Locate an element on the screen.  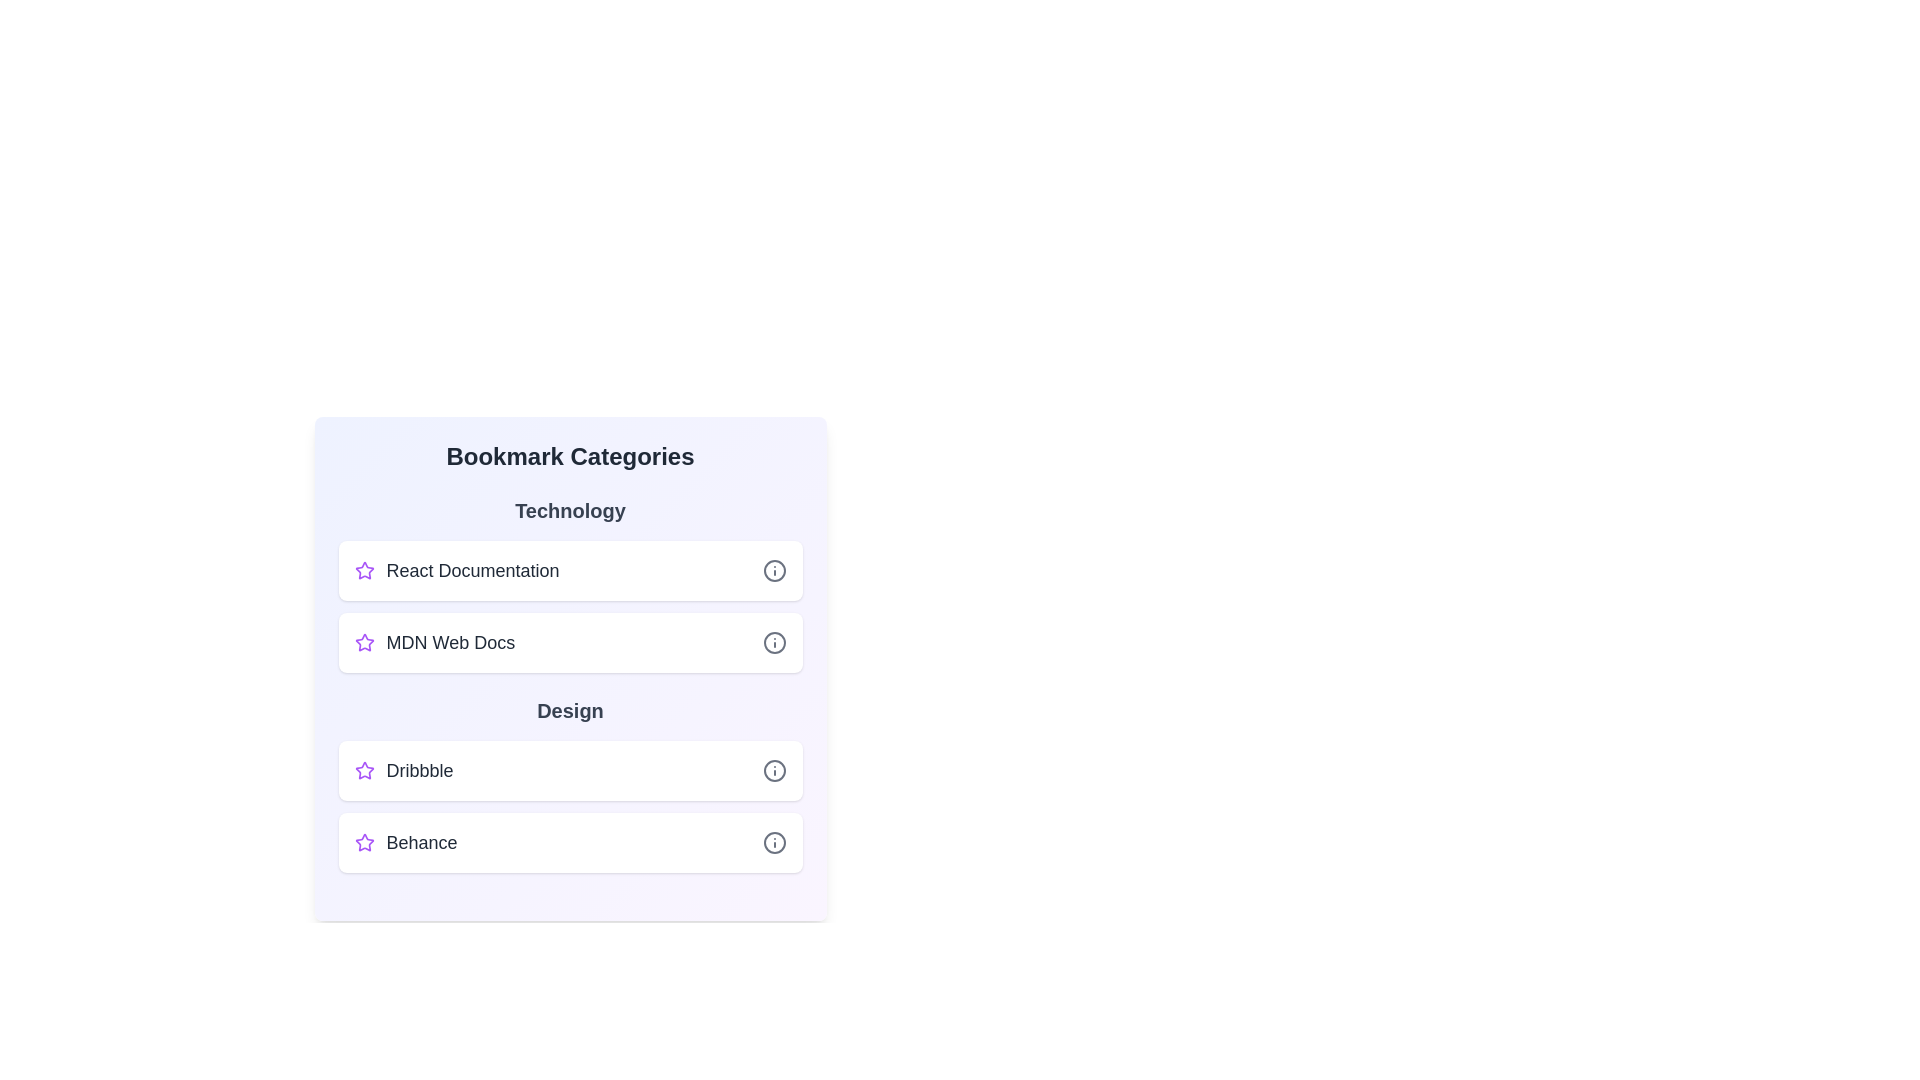
the bookmark titled MDN Web Docs is located at coordinates (569, 643).